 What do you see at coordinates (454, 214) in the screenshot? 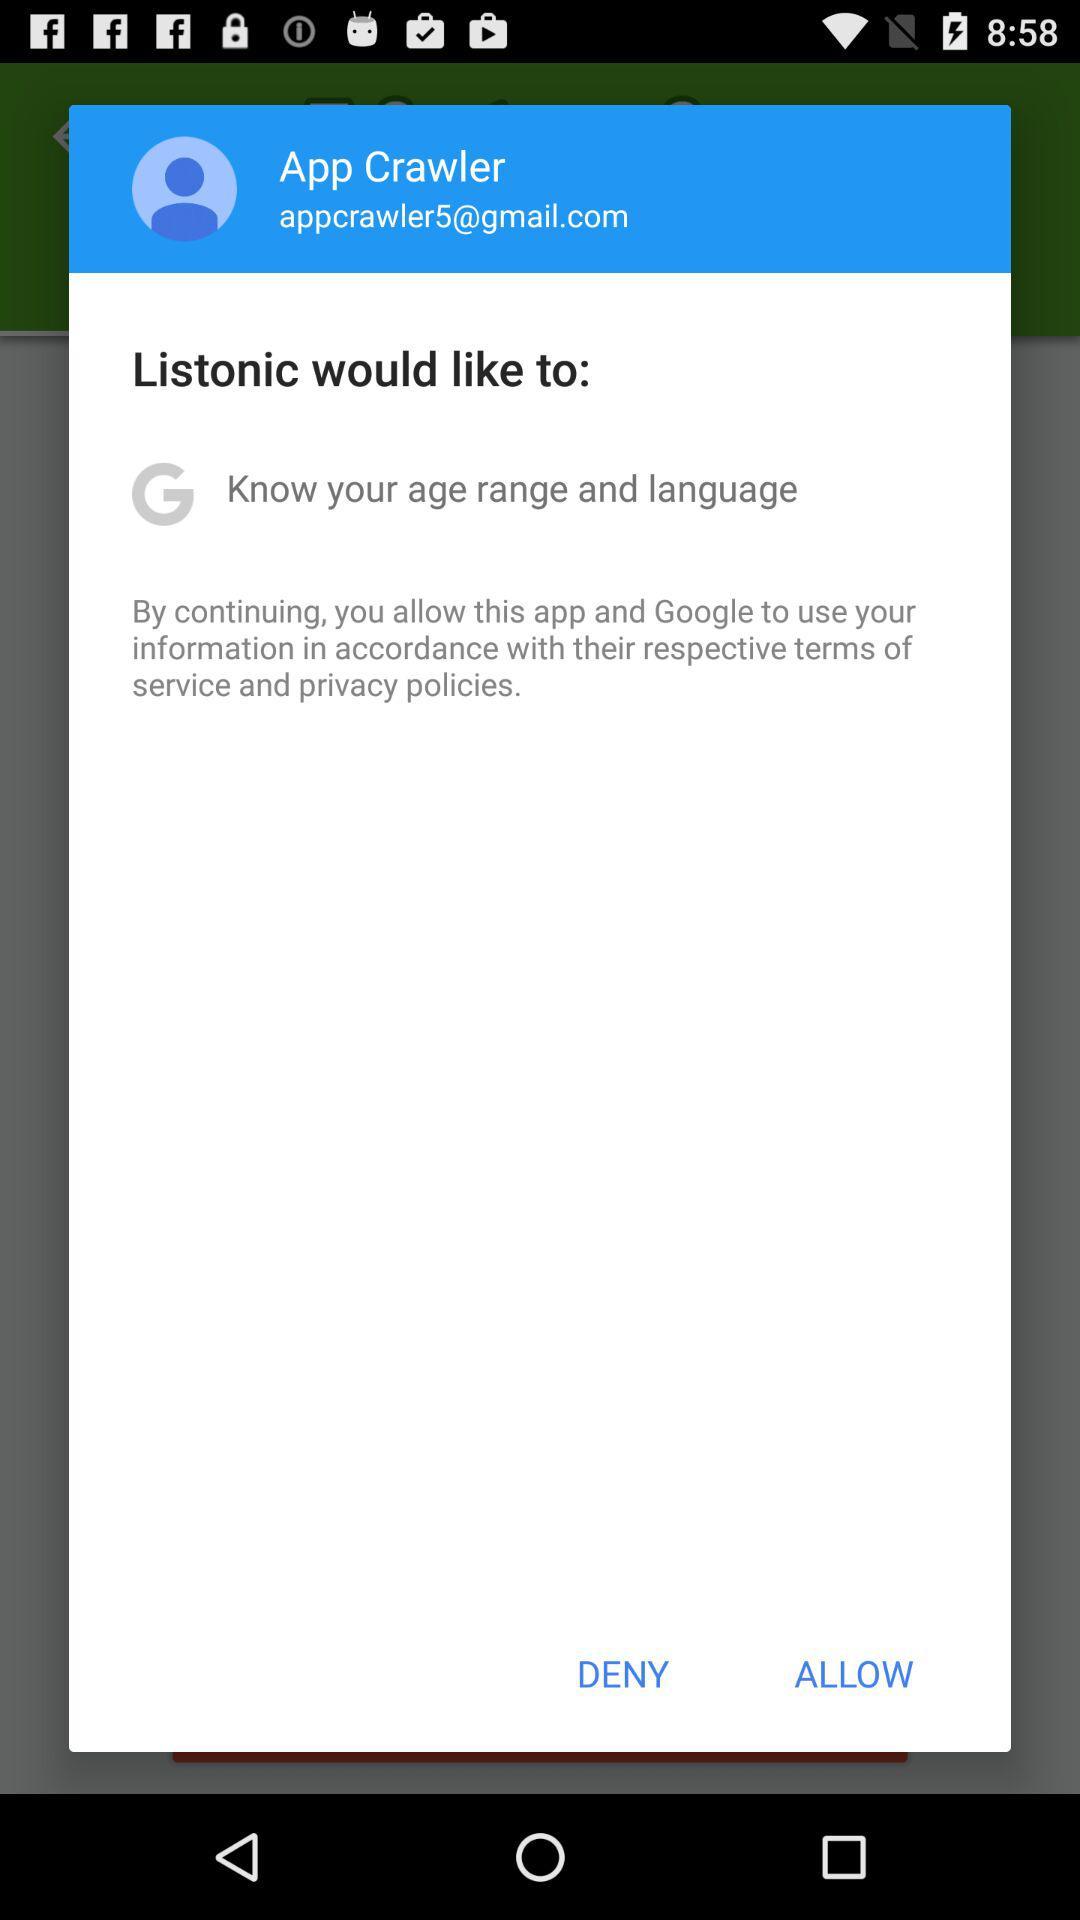
I see `the icon above listonic would like item` at bounding box center [454, 214].